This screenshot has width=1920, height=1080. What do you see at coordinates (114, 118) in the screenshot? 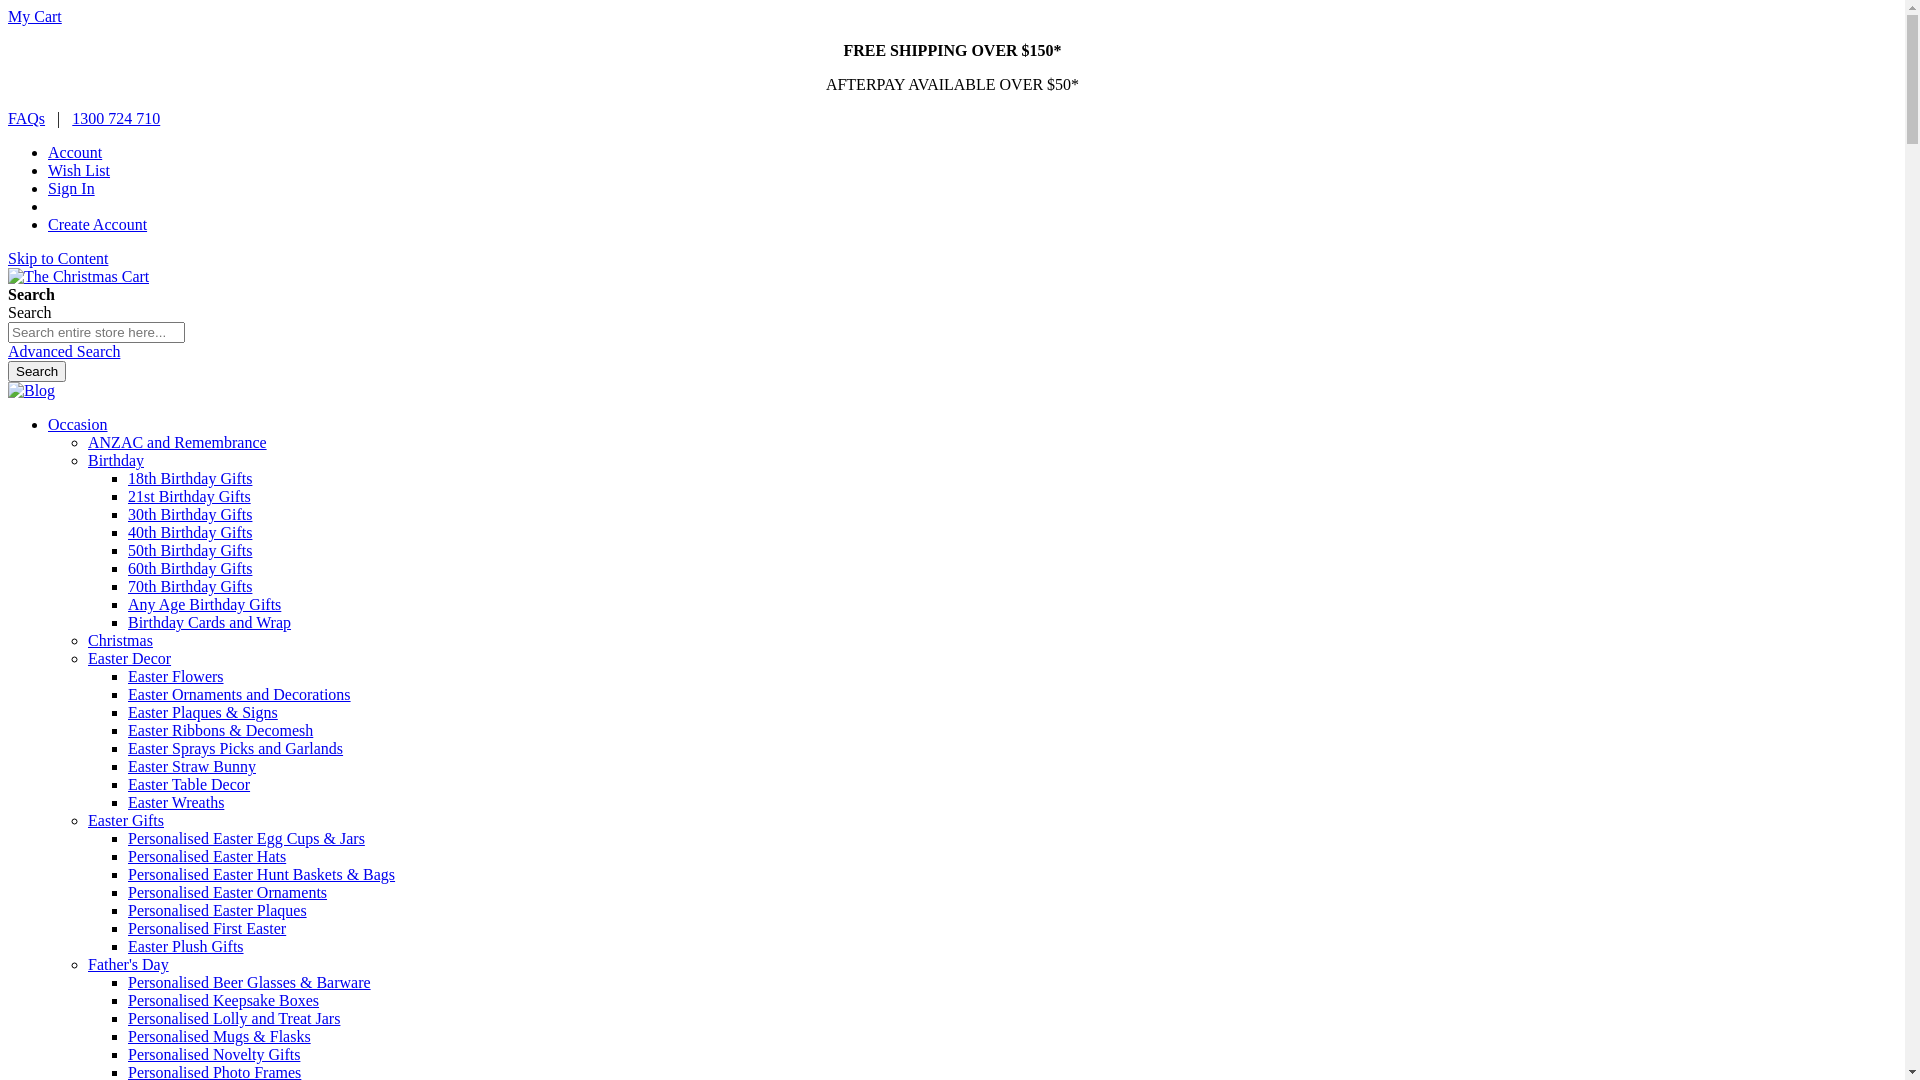
I see `'1300 724 710'` at bounding box center [114, 118].